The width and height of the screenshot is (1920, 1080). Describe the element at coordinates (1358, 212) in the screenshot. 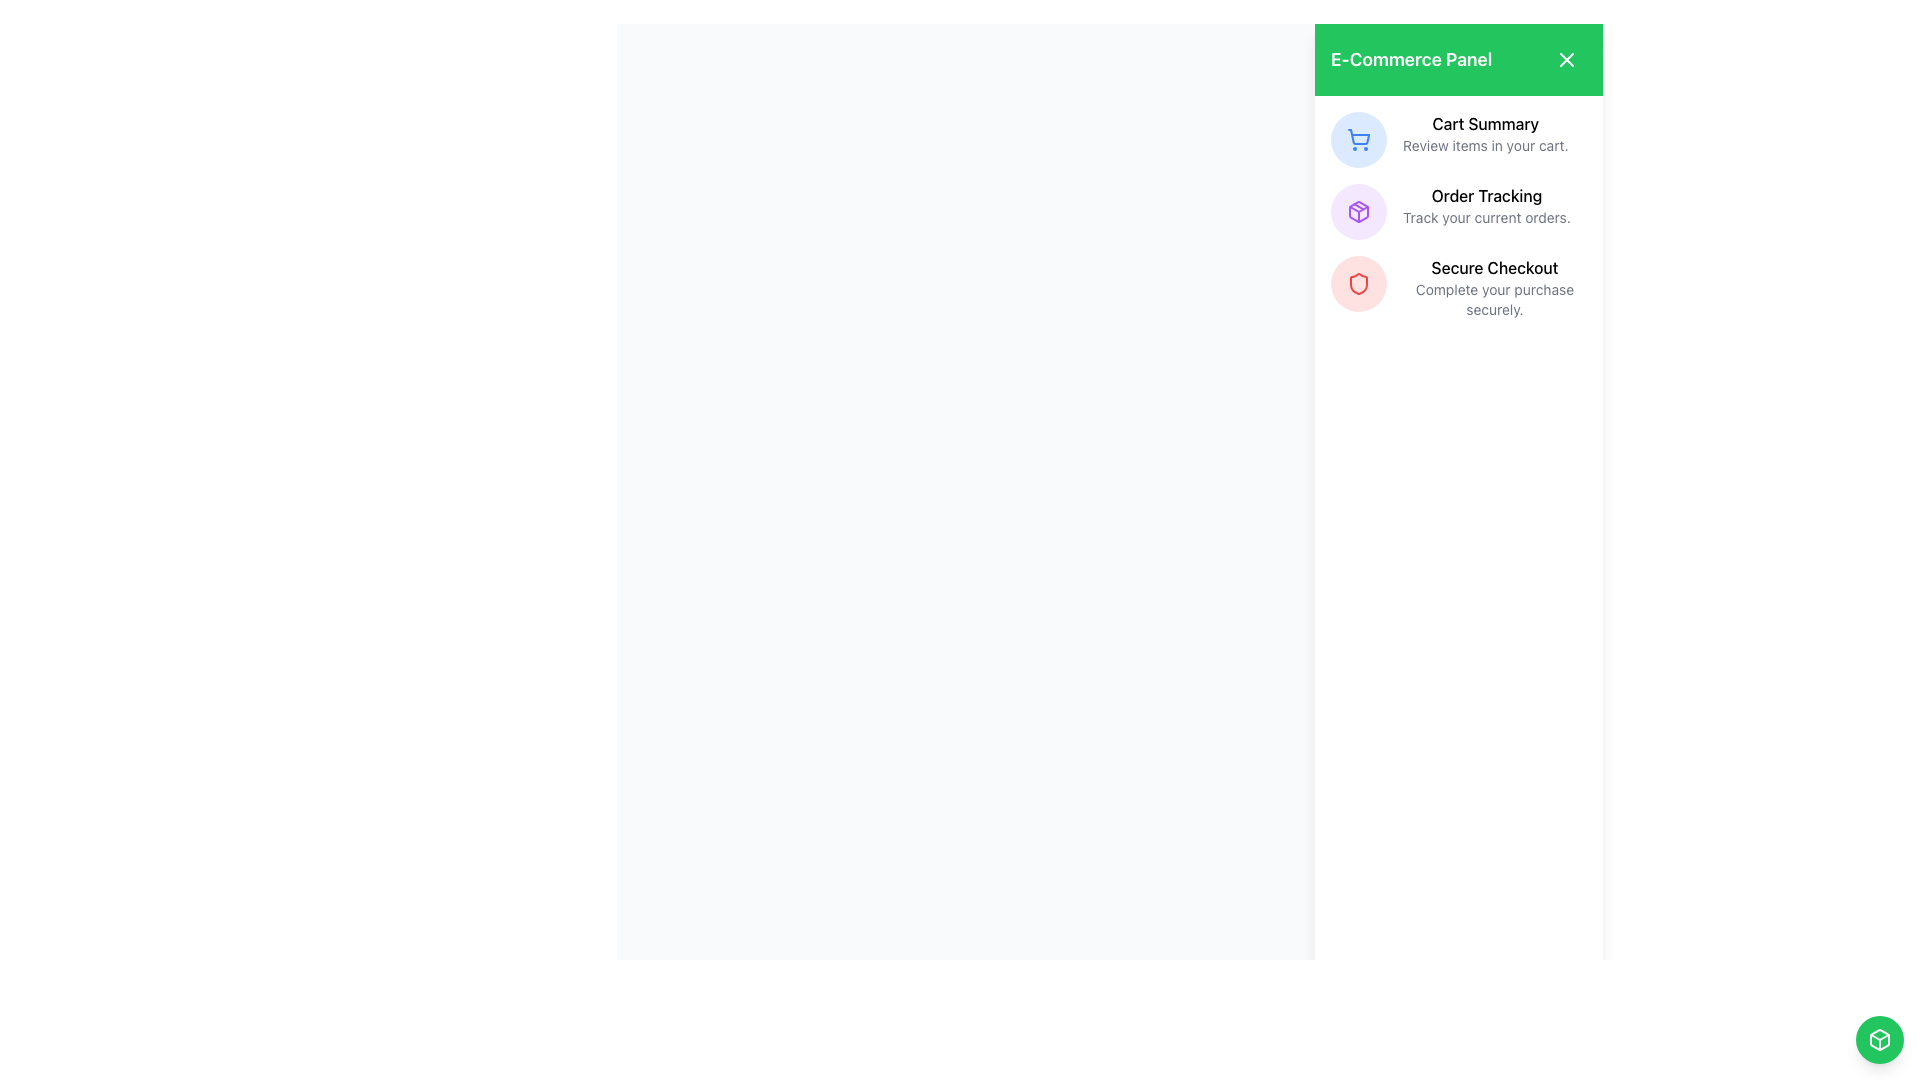

I see `the second icon in the E-Commerce Panel that represents 'Order Tracking'` at that location.